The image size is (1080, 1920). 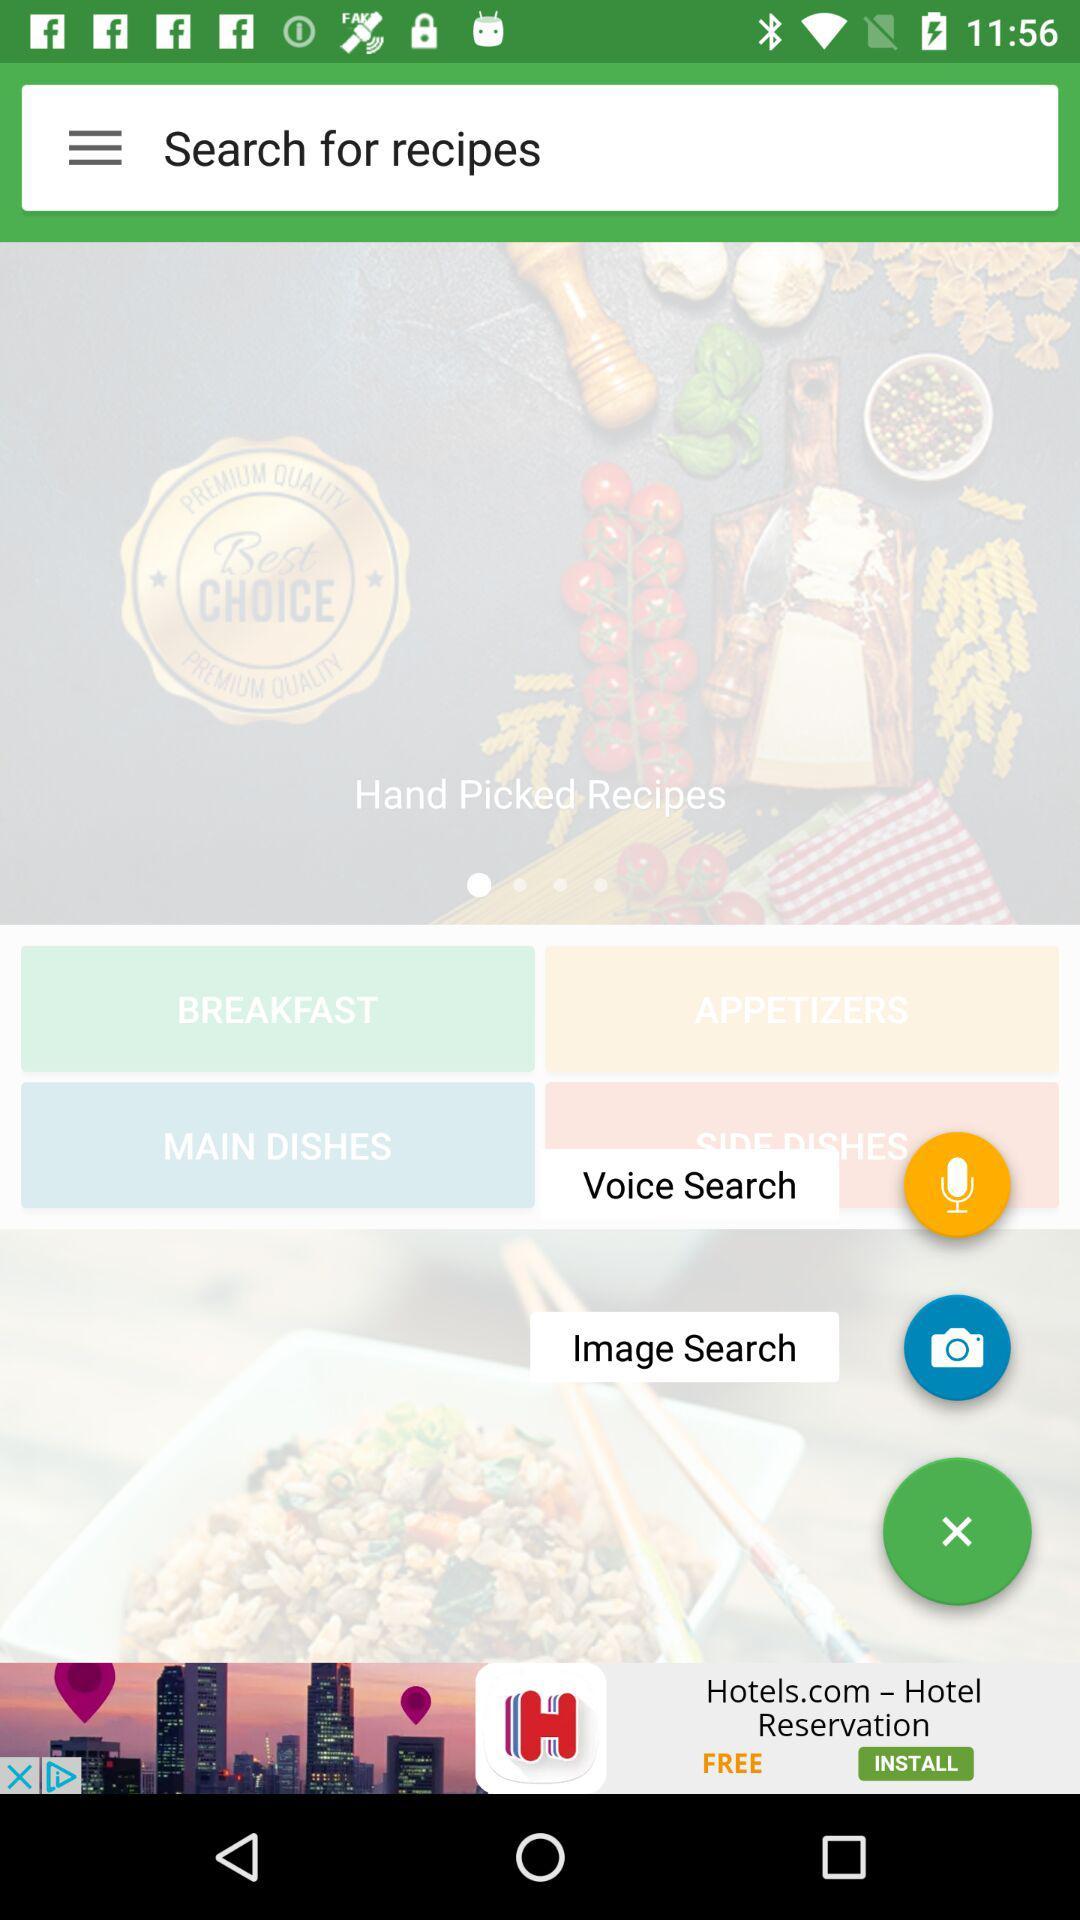 What do you see at coordinates (956, 1355) in the screenshot?
I see `the photo icon` at bounding box center [956, 1355].